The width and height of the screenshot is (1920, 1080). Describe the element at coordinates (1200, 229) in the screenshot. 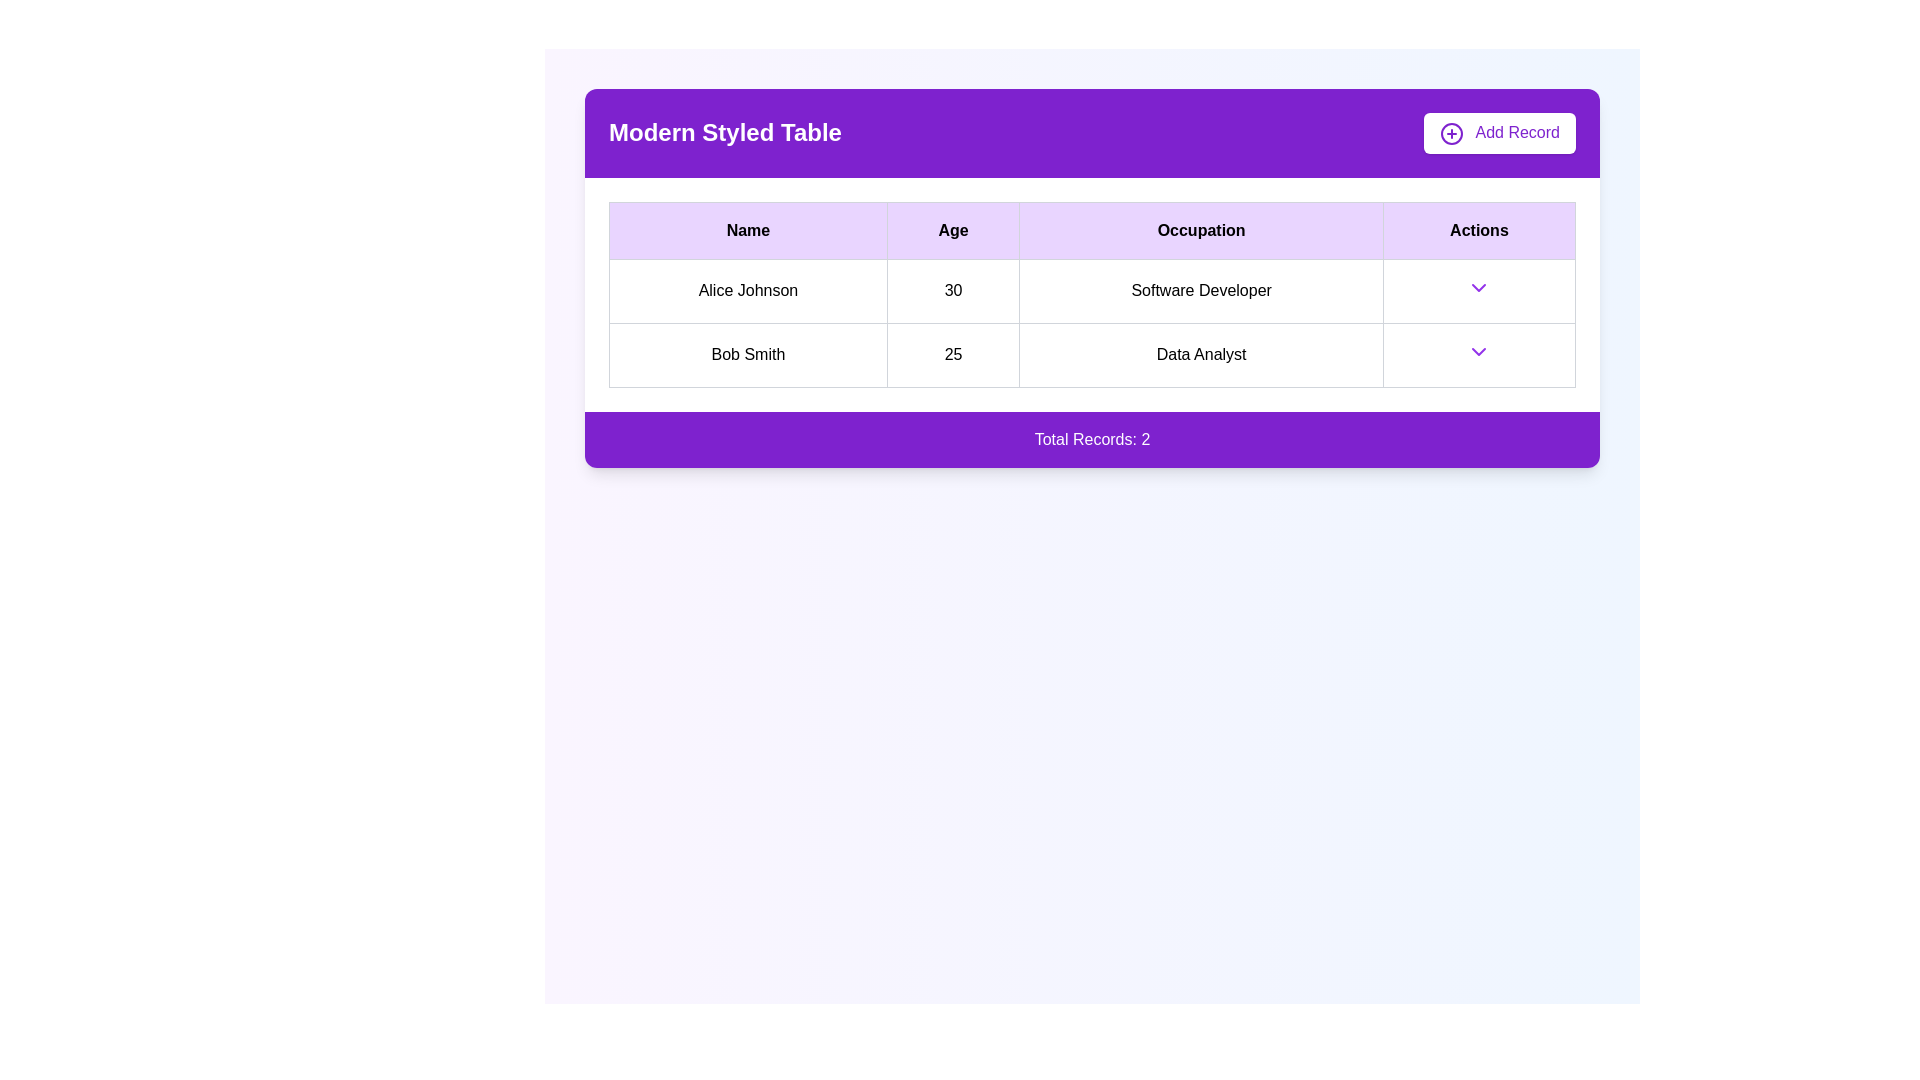

I see `the 'Occupation' header label in the table, which is the third column header preceded by 'Name' and 'Age', and followed by 'Actions'` at that location.